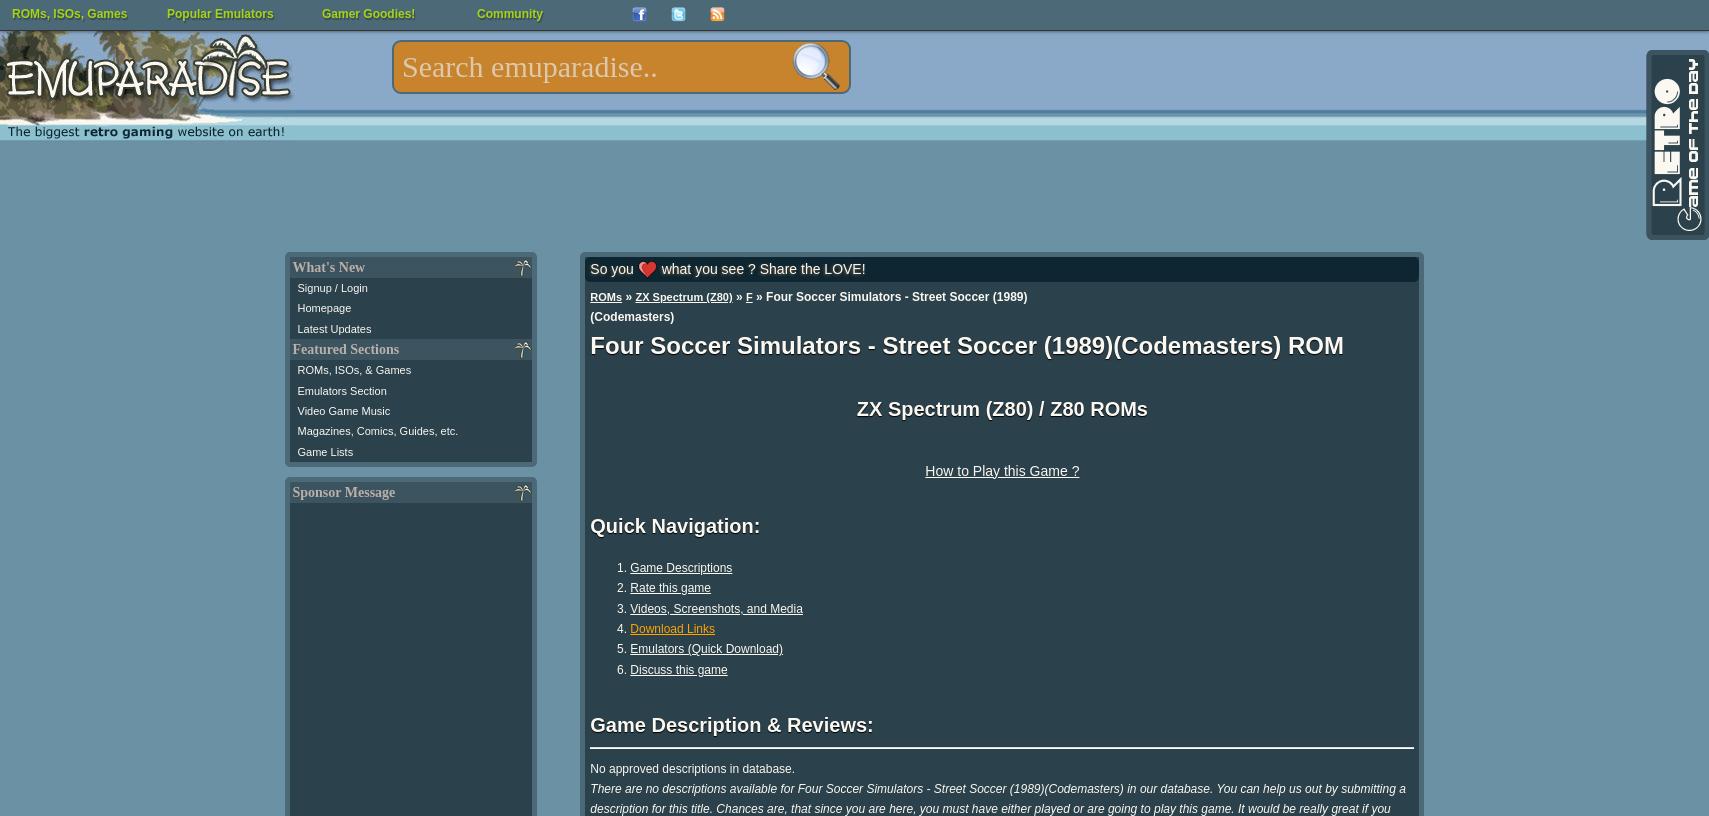  Describe the element at coordinates (705, 647) in the screenshot. I see `'Emulators (Quick Download)'` at that location.